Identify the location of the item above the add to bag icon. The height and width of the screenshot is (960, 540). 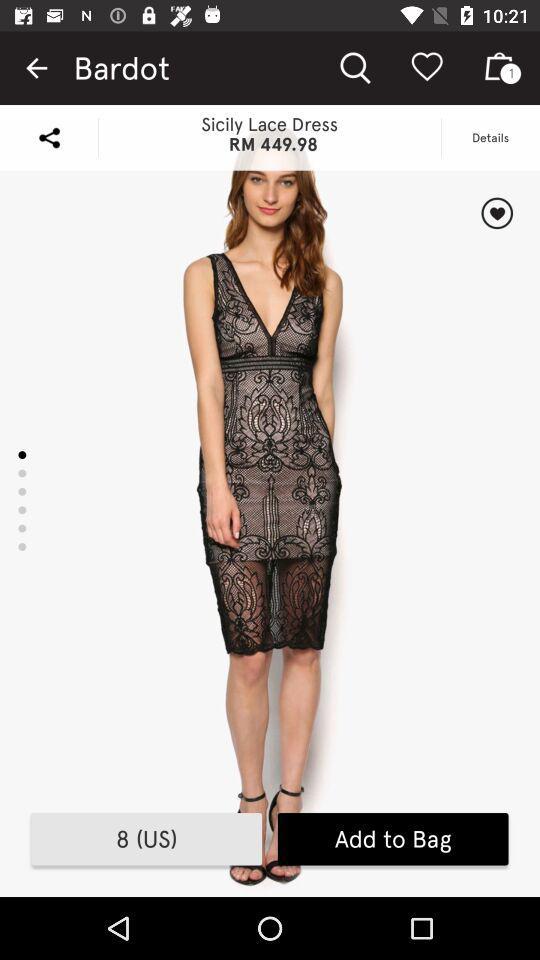
(496, 213).